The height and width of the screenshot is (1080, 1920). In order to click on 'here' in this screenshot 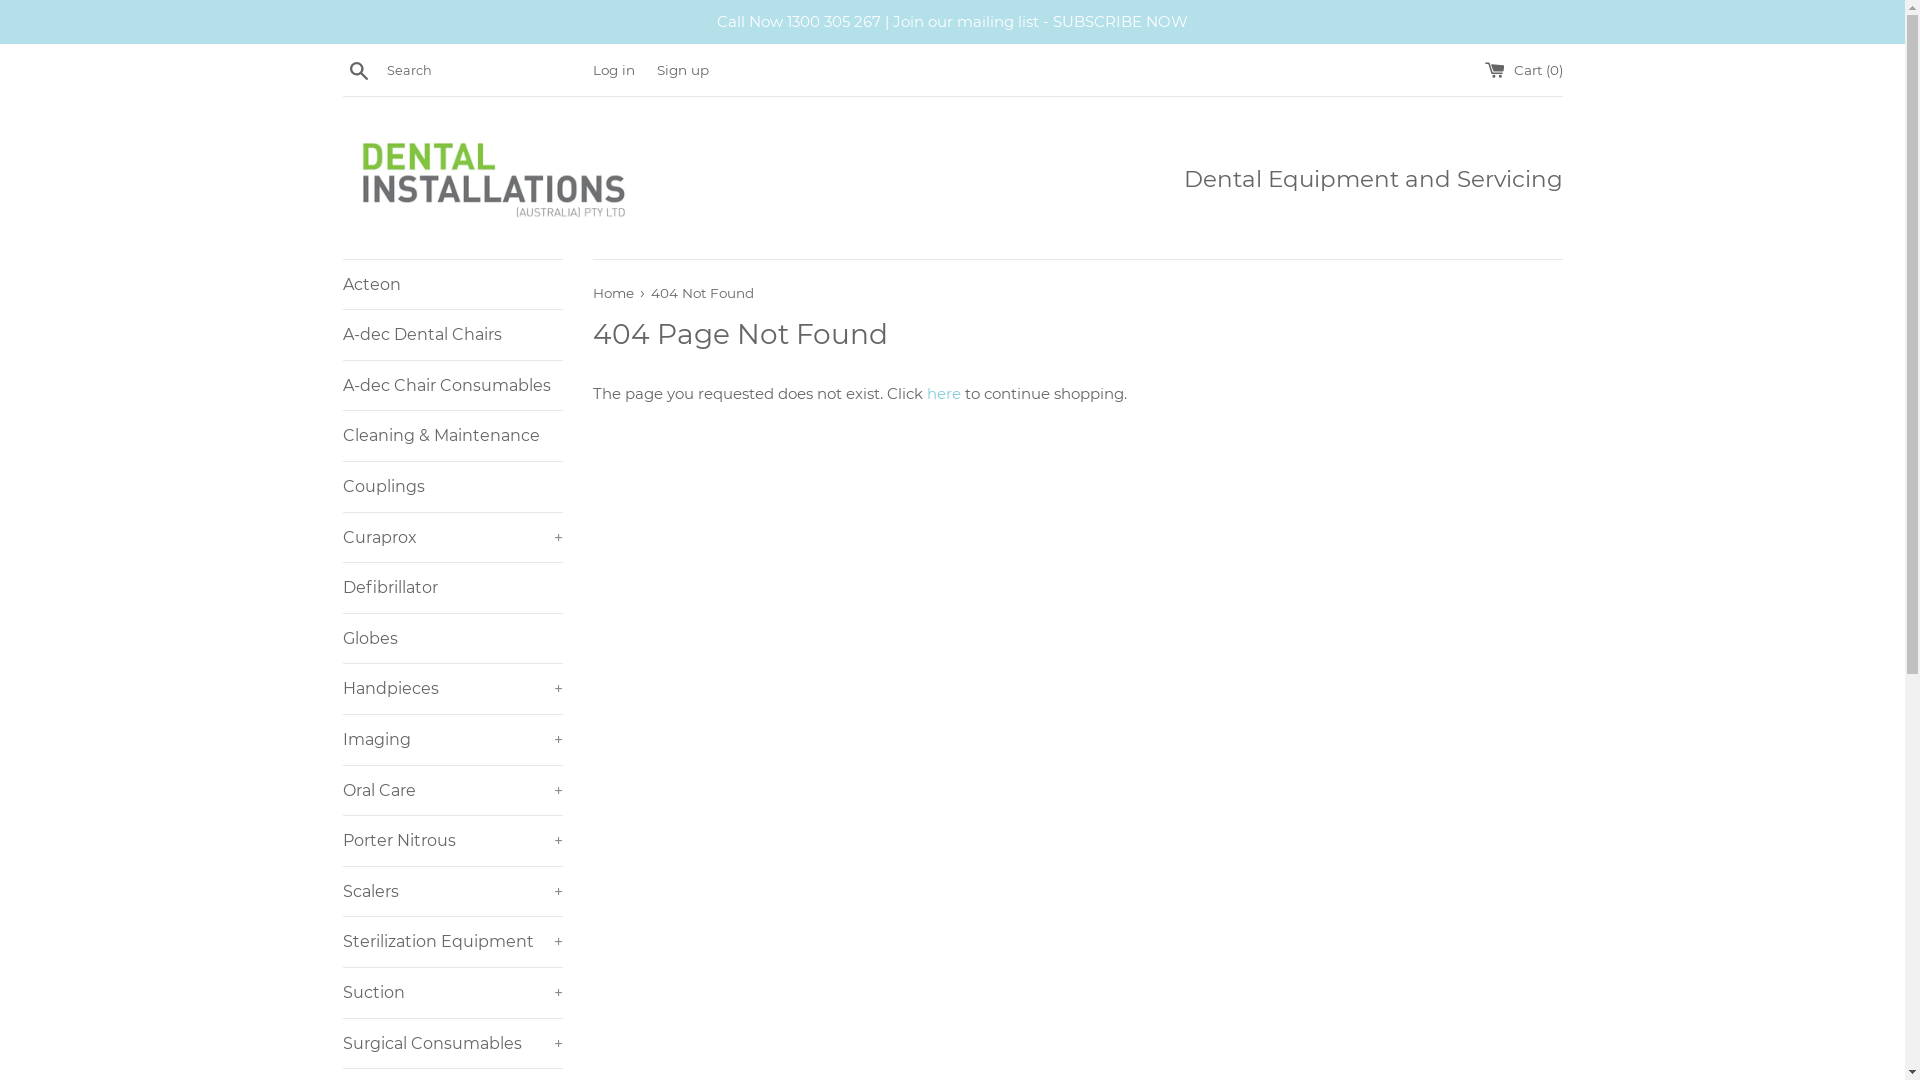, I will do `click(941, 393)`.